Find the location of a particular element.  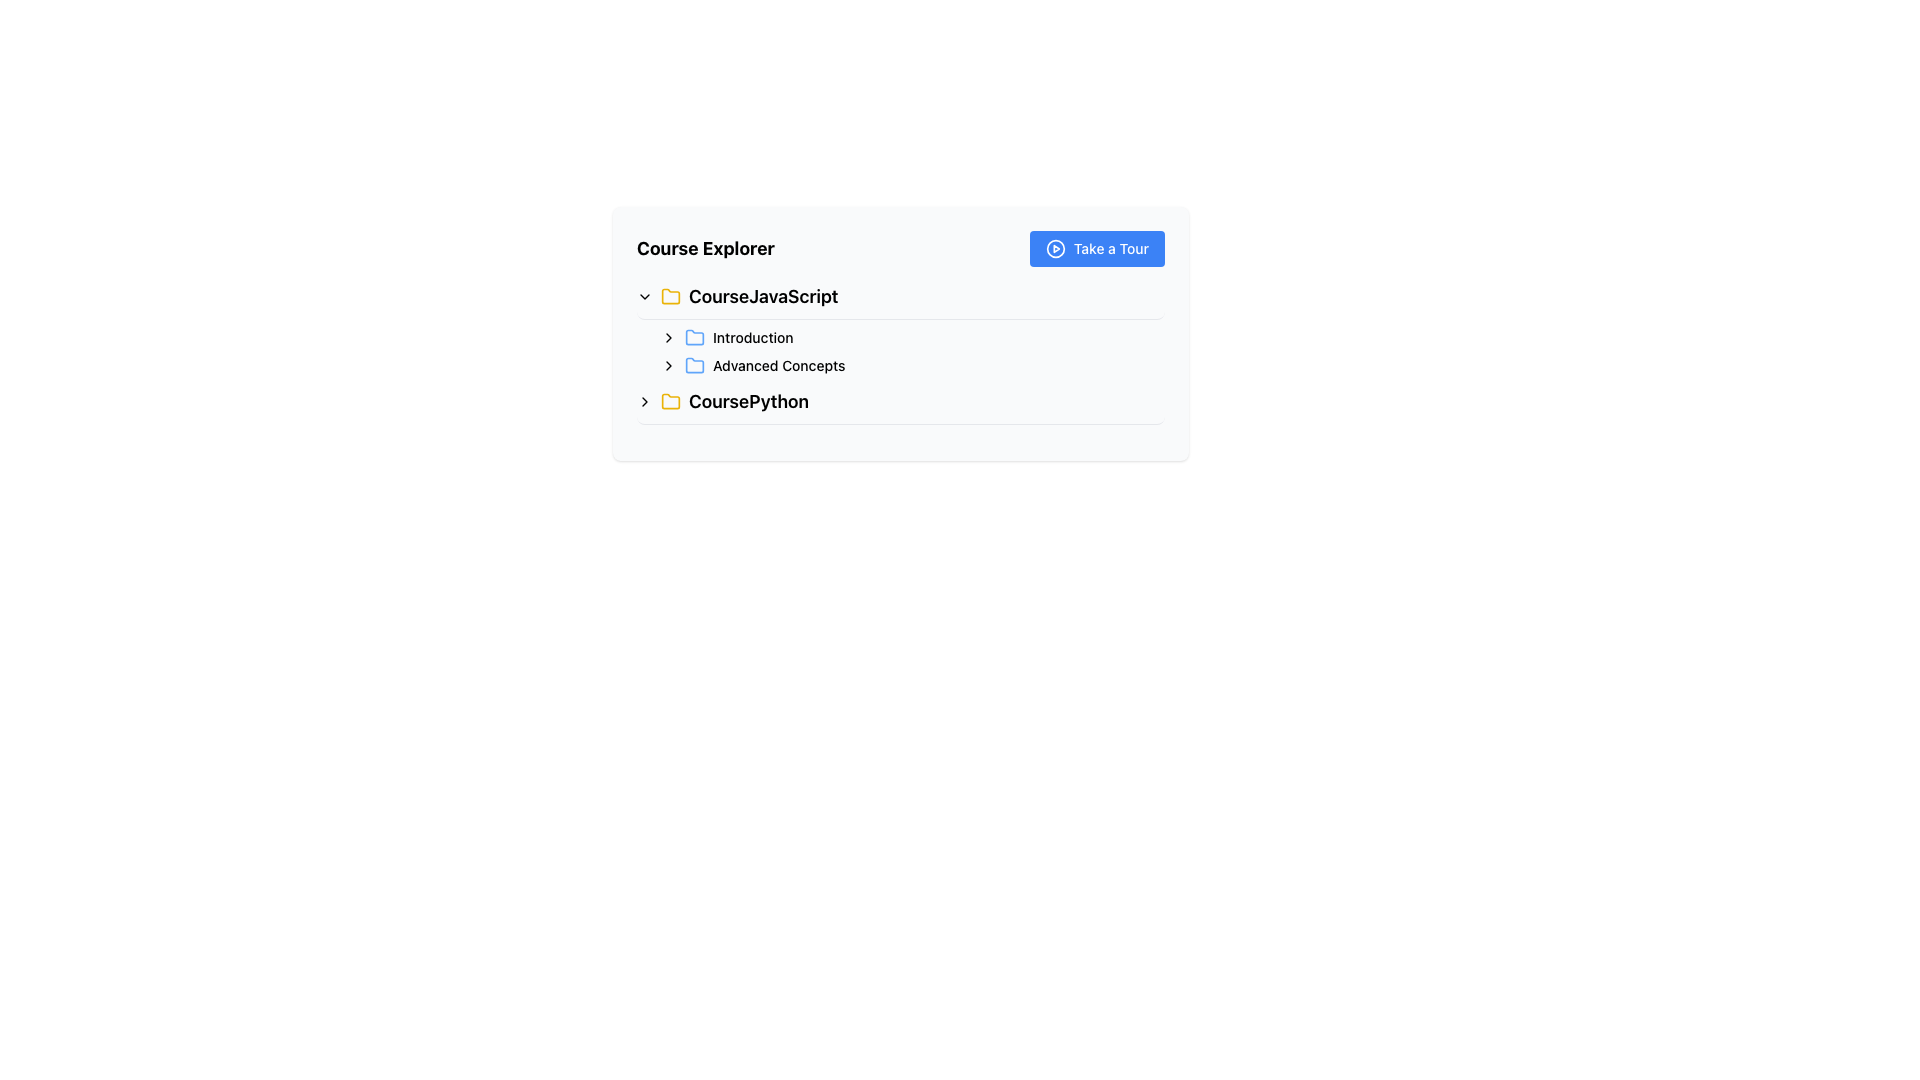

the 'CourseJavaScript' text label is located at coordinates (762, 297).